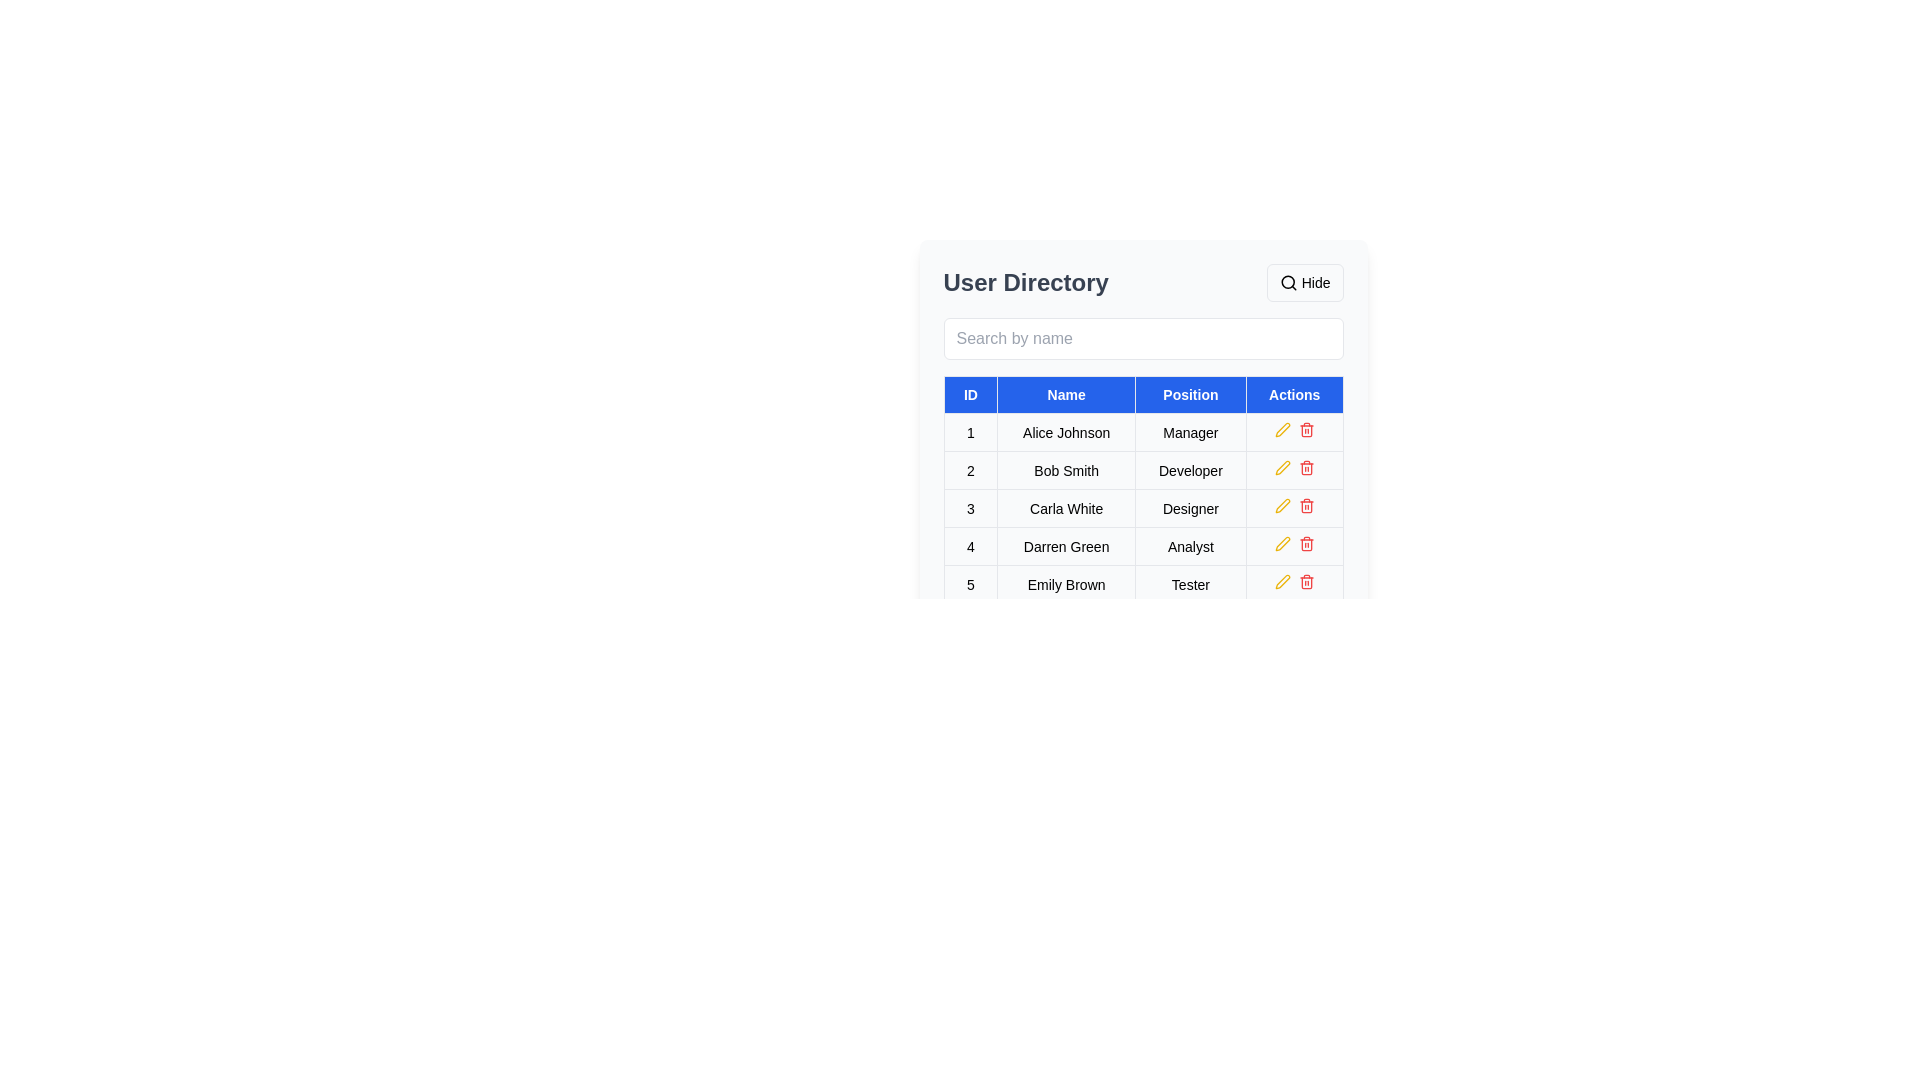 This screenshot has width=1920, height=1080. Describe the element at coordinates (1306, 543) in the screenshot. I see `the delete icon button located in the 'Actions' column for 'Darren Green - Analyst' to invoke its delete functionality` at that location.